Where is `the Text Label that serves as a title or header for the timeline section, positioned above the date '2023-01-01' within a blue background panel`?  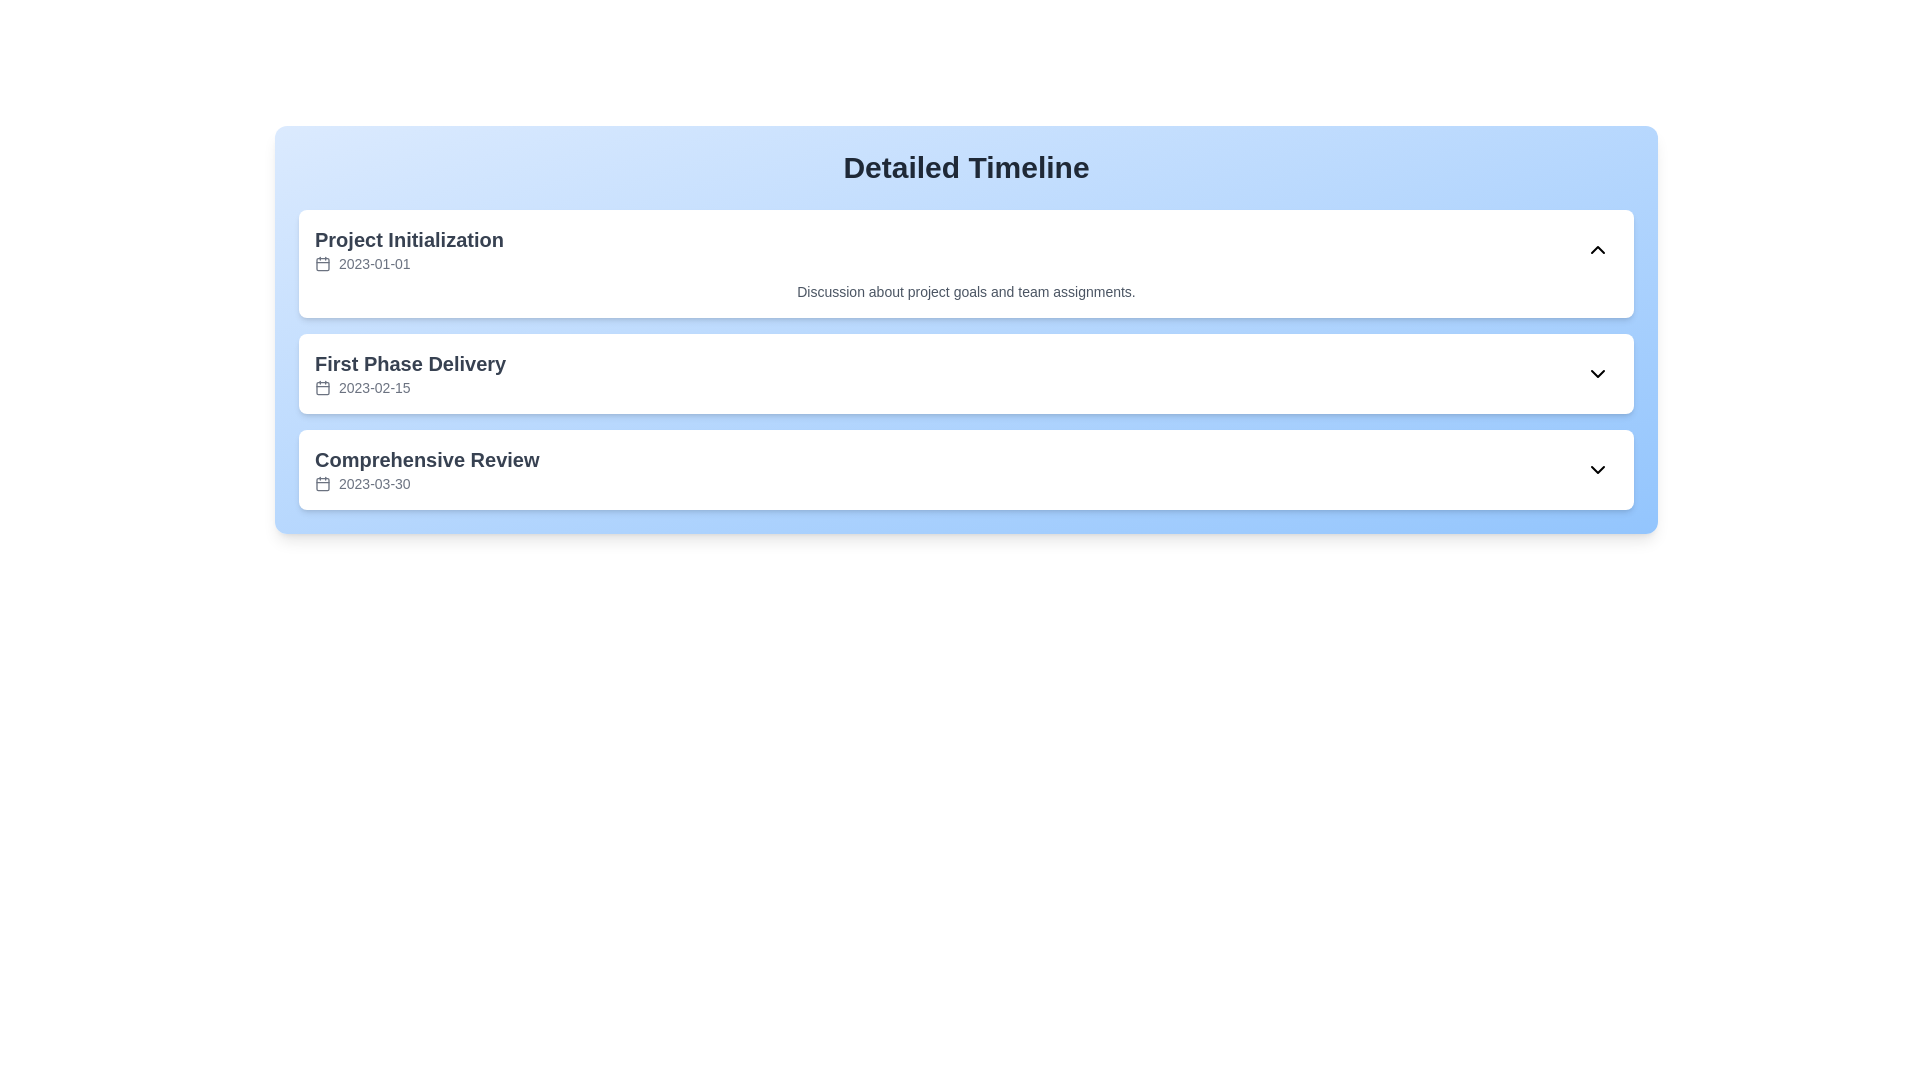
the Text Label that serves as a title or header for the timeline section, positioned above the date '2023-01-01' within a blue background panel is located at coordinates (408, 238).